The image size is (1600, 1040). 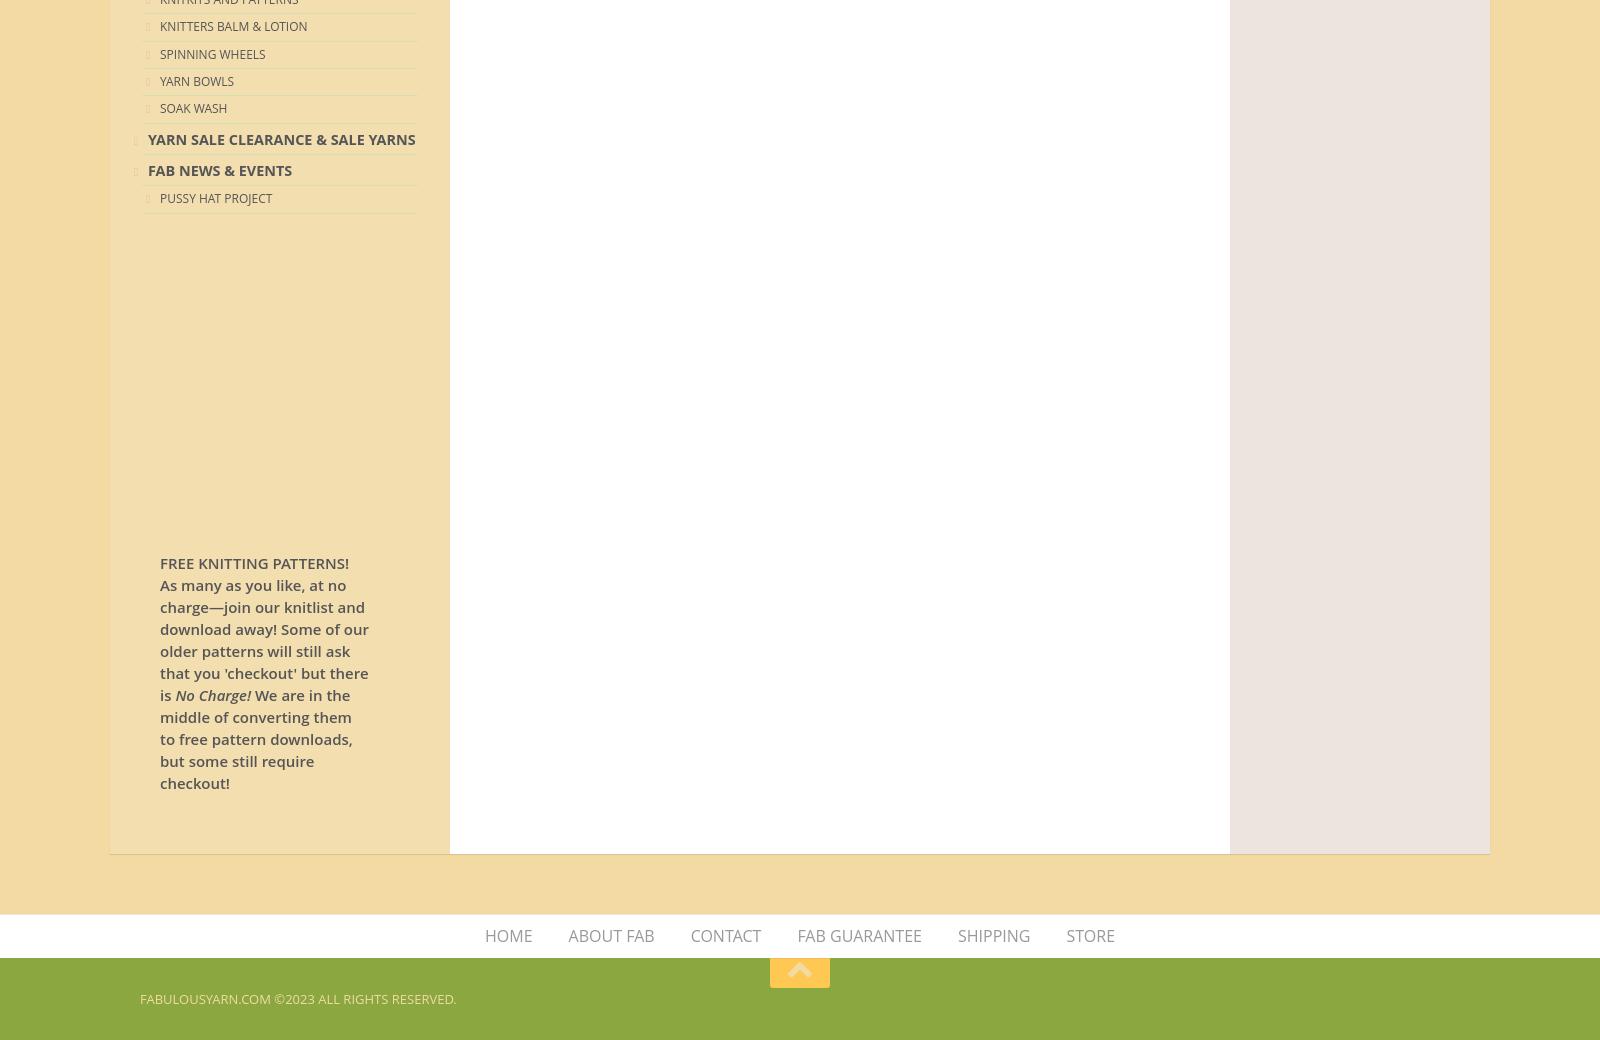 What do you see at coordinates (611, 934) in the screenshot?
I see `'ABOUT FAB'` at bounding box center [611, 934].